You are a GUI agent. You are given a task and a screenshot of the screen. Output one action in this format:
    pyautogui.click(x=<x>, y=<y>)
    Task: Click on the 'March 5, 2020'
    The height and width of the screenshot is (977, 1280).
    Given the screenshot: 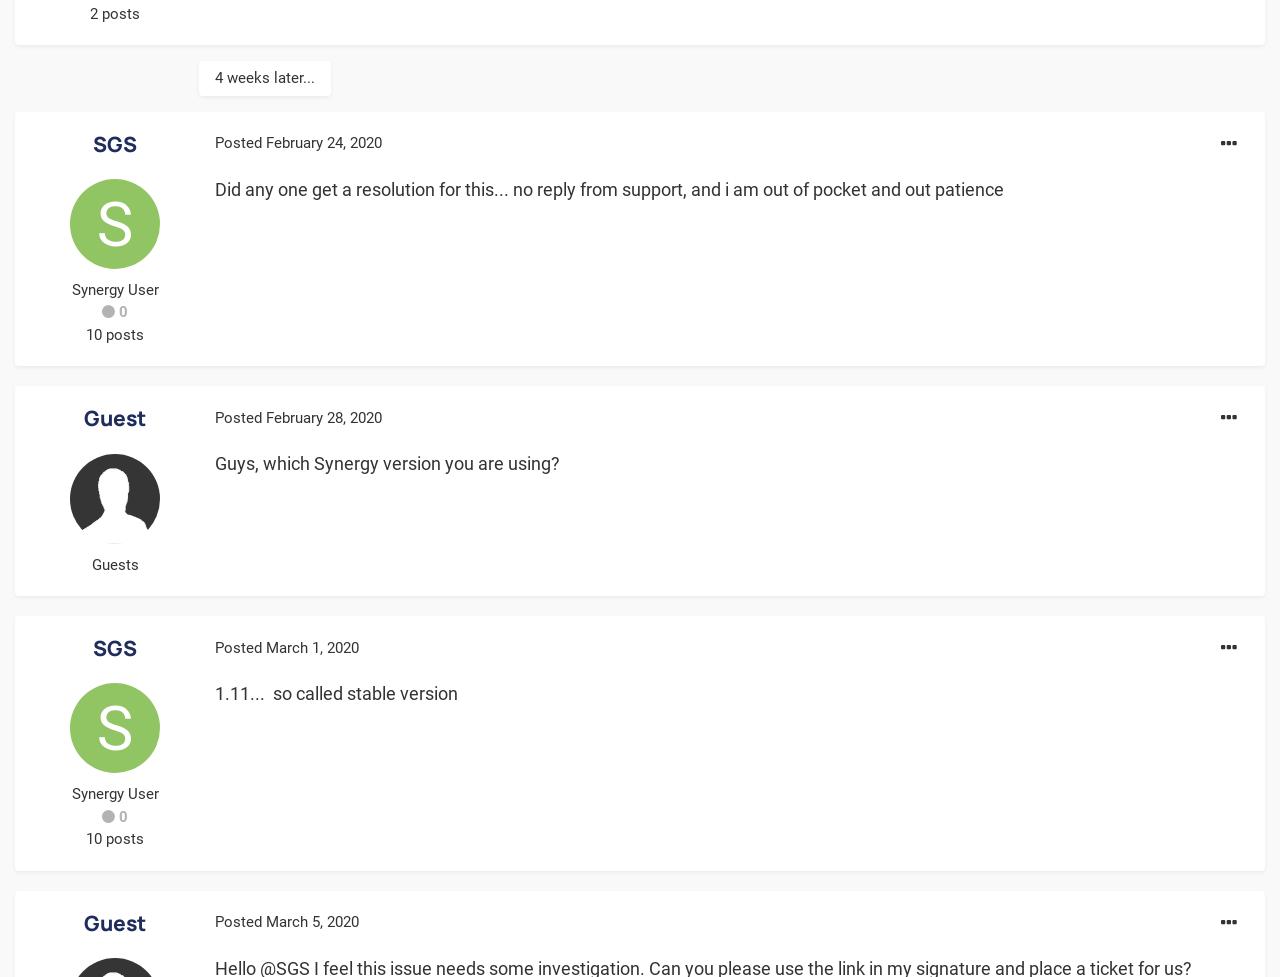 What is the action you would take?
    pyautogui.click(x=311, y=920)
    